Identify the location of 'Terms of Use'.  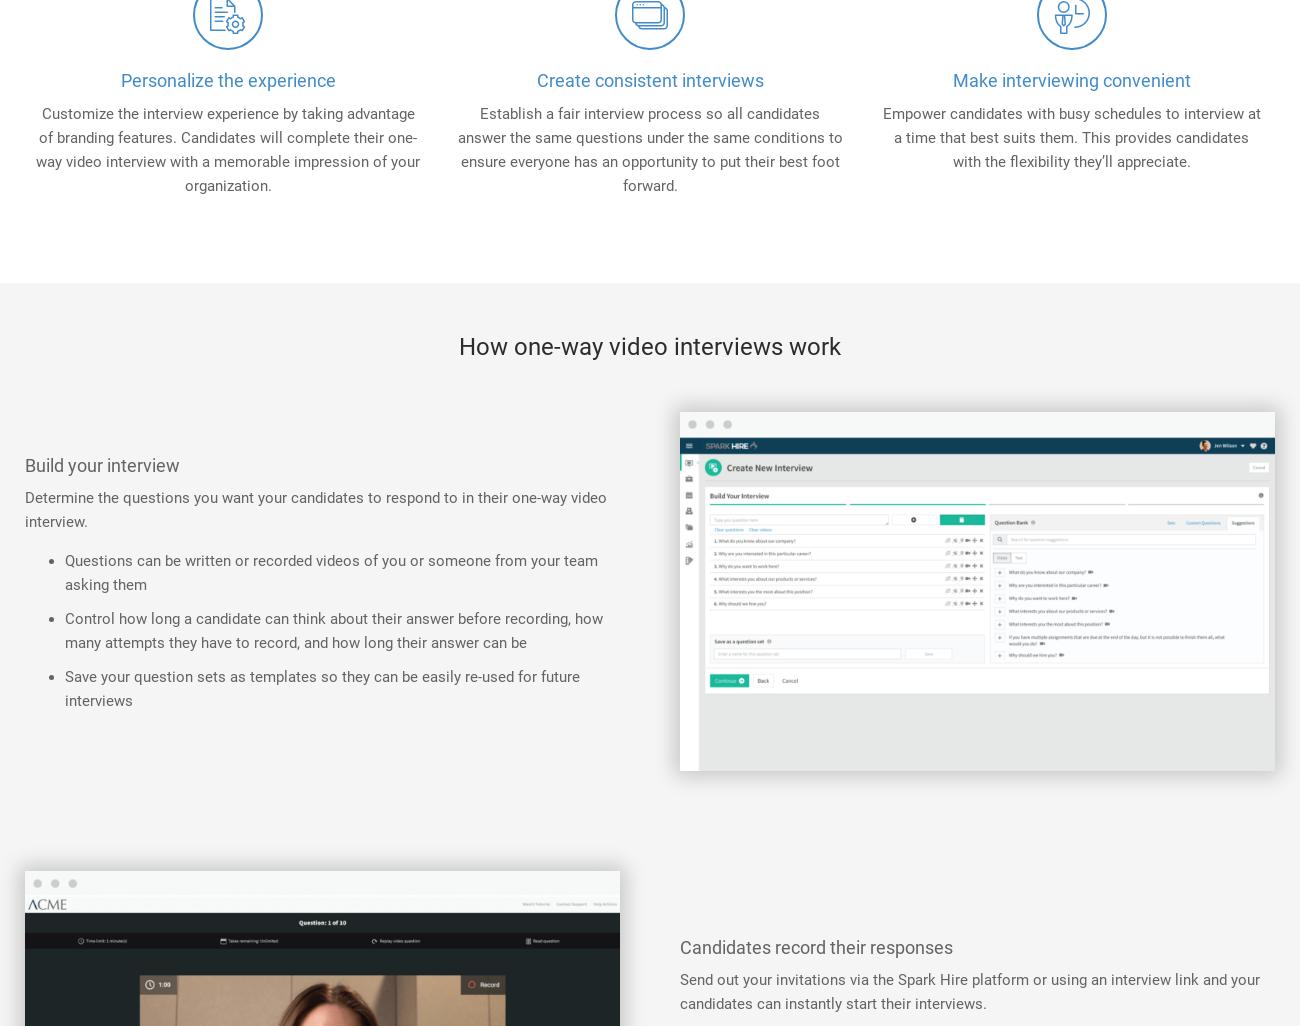
(1134, 514).